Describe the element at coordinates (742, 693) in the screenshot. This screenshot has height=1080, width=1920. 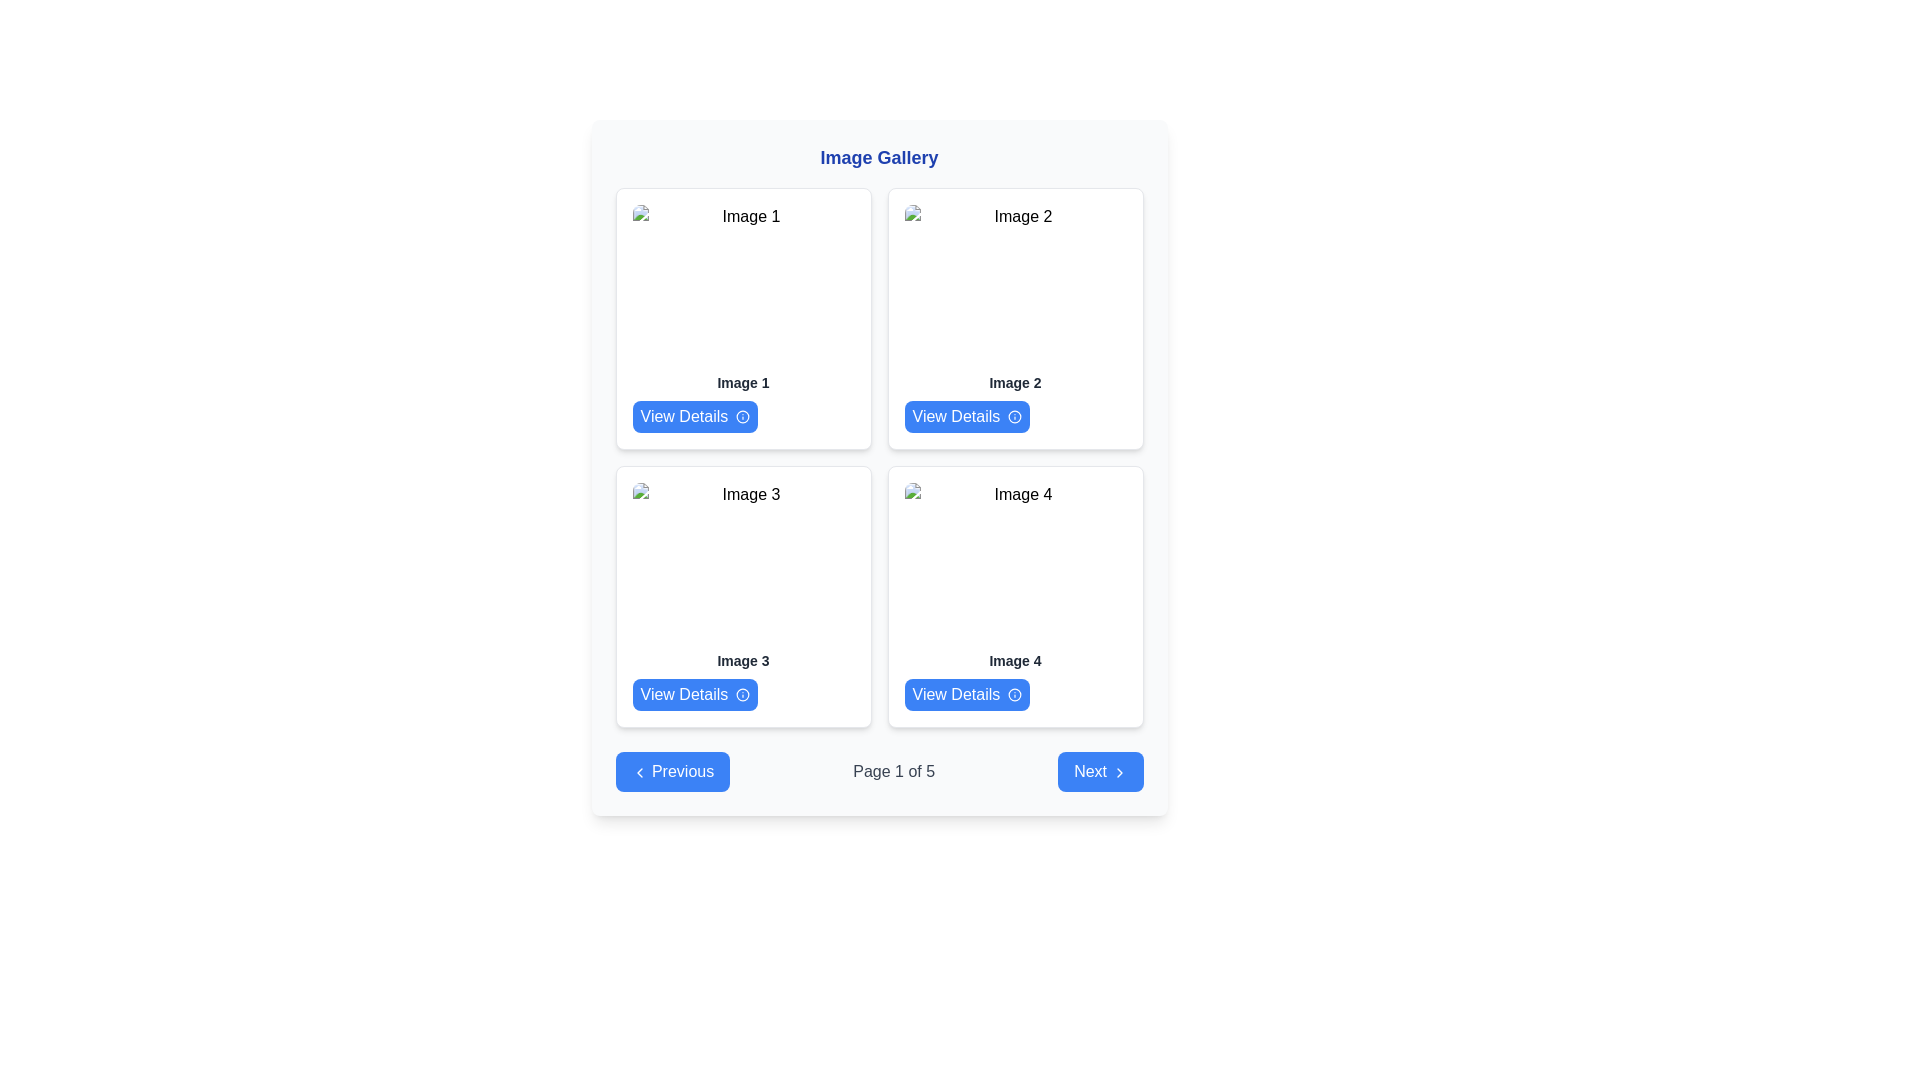
I see `the outermost circular SVG element that is part of an icon located above the 'View Details' button of the third item in the grid layout` at that location.